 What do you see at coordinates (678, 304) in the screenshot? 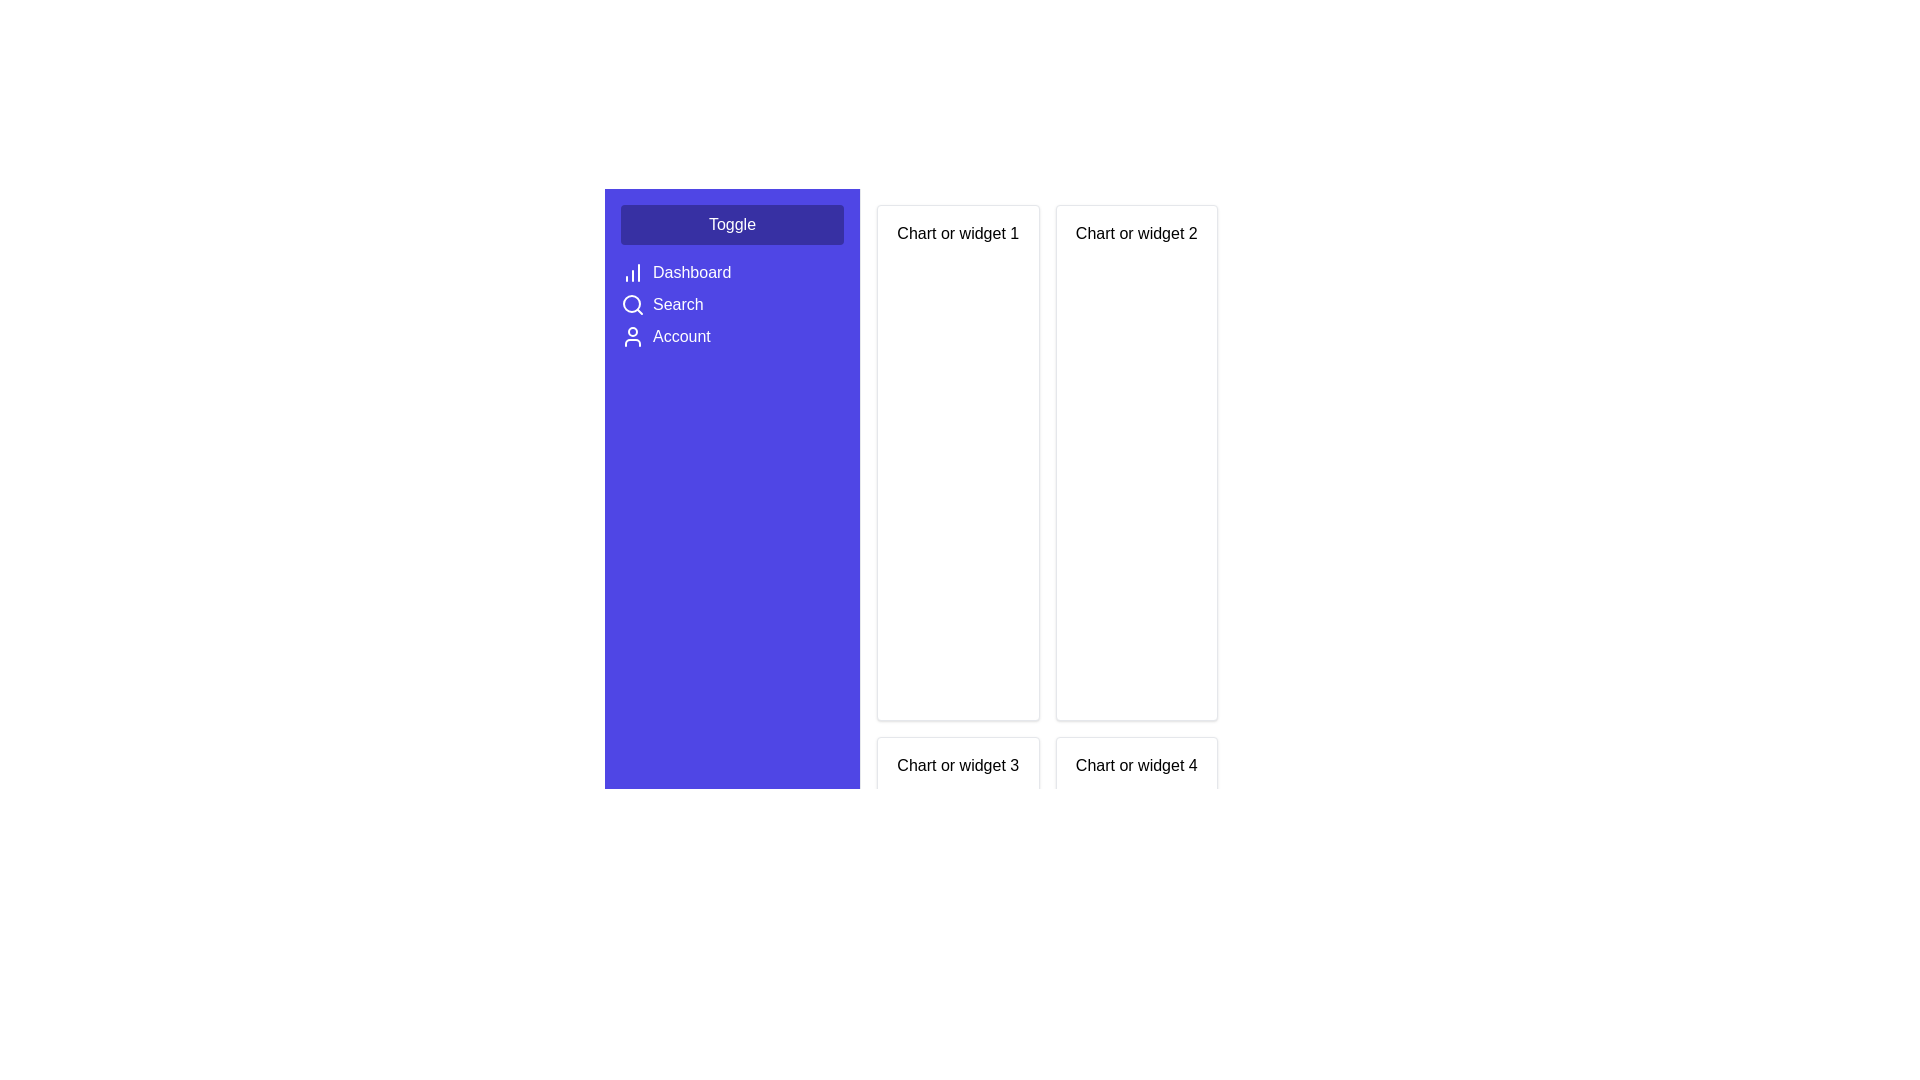
I see `the 'Search' text label located in the vertical navigation menu, which is displayed in white on a blue background, positioned below 'Dashboard' and above 'Account'` at bounding box center [678, 304].